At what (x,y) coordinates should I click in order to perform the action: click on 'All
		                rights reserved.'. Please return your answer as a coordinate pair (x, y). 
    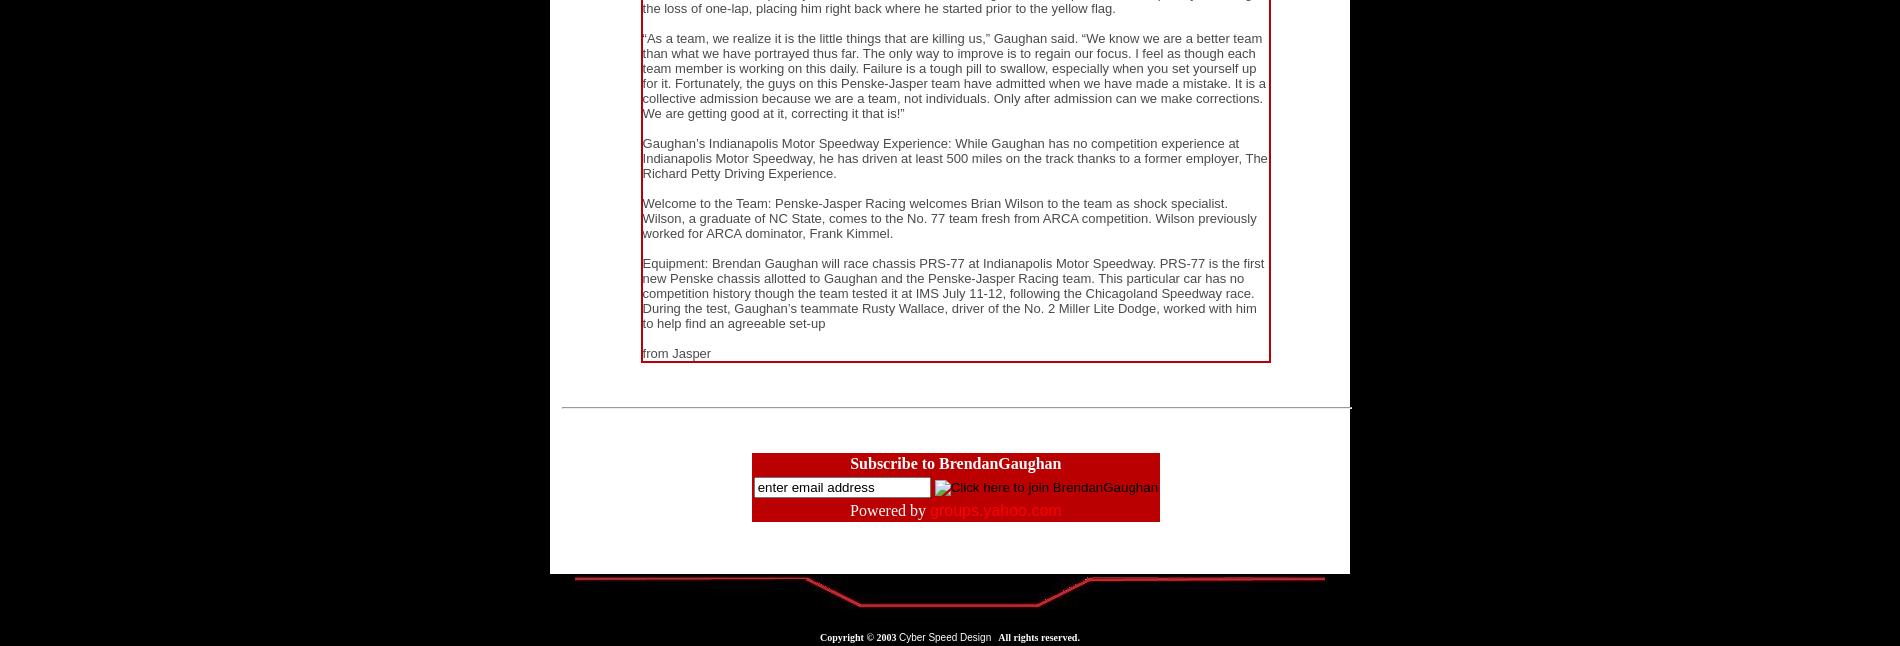
    Looking at the image, I should click on (1034, 637).